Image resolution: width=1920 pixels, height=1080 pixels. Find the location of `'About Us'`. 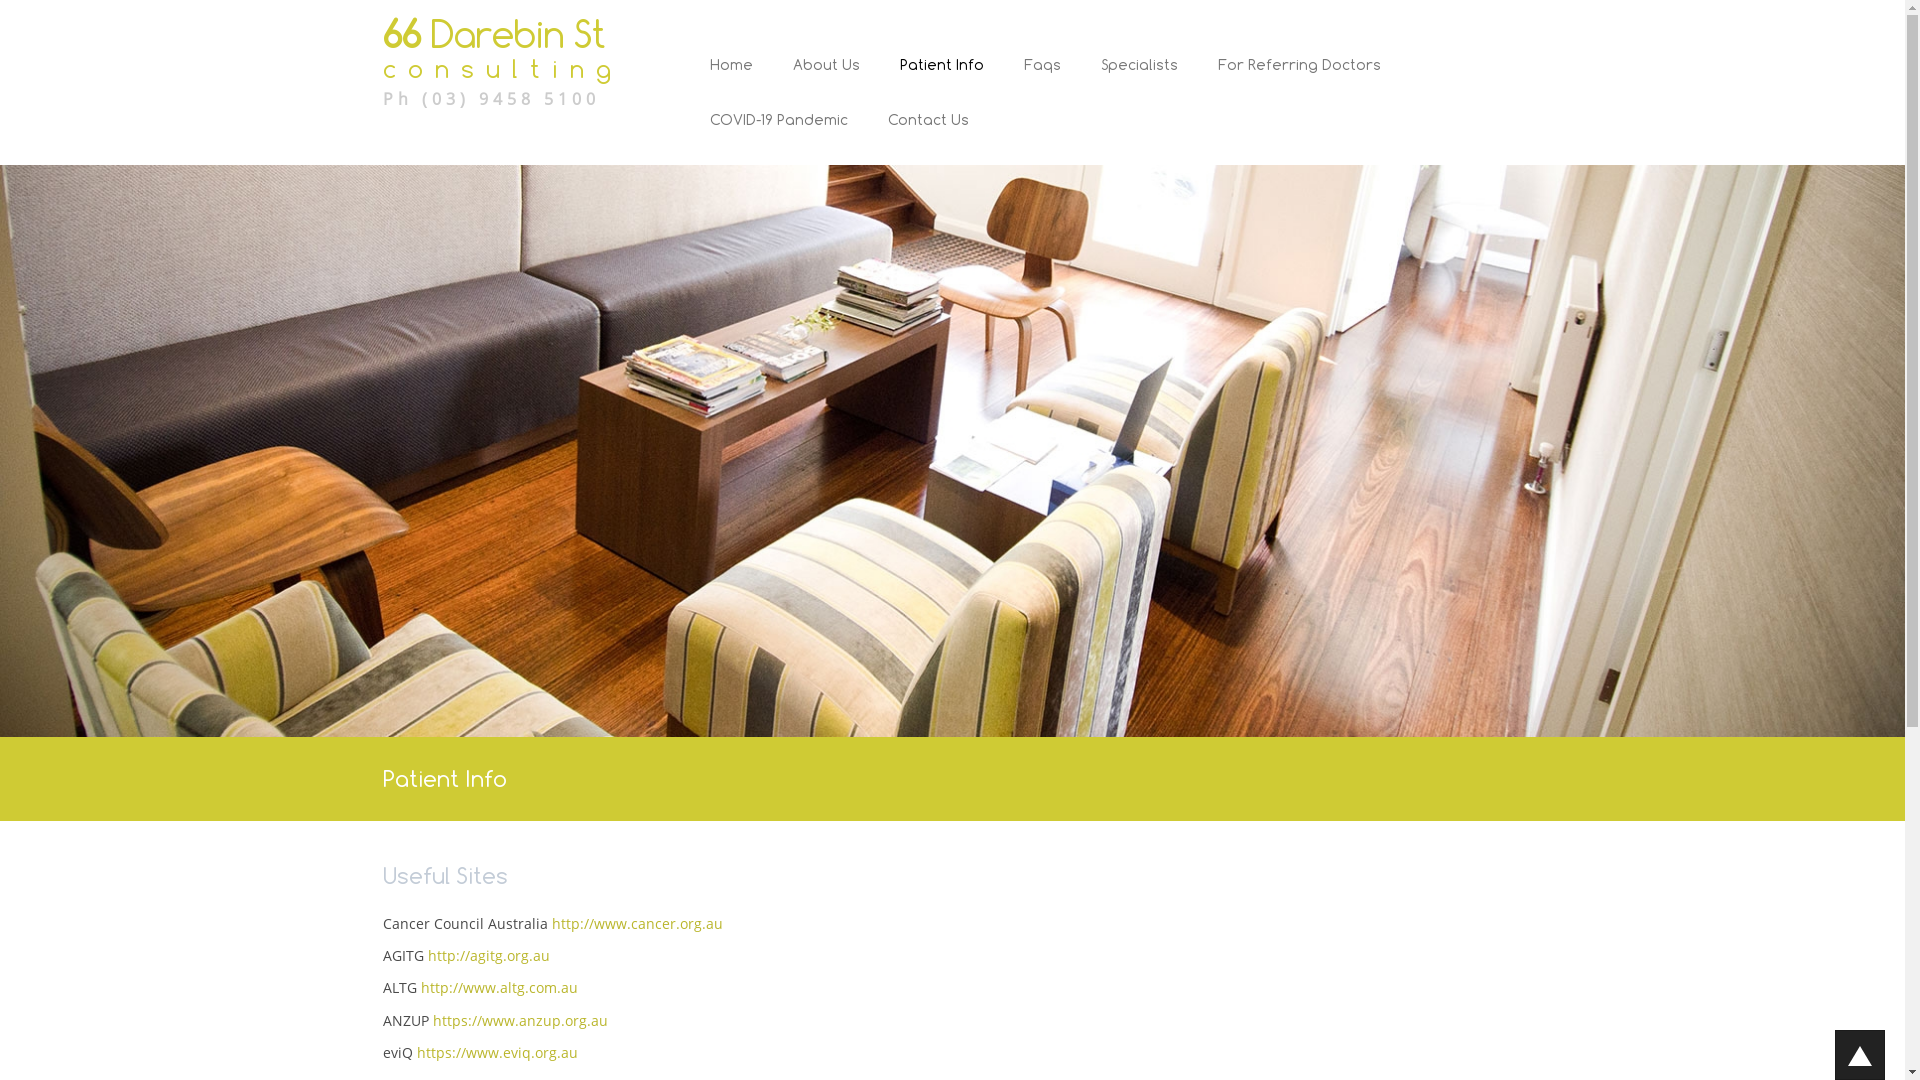

'About Us' is located at coordinates (771, 81).